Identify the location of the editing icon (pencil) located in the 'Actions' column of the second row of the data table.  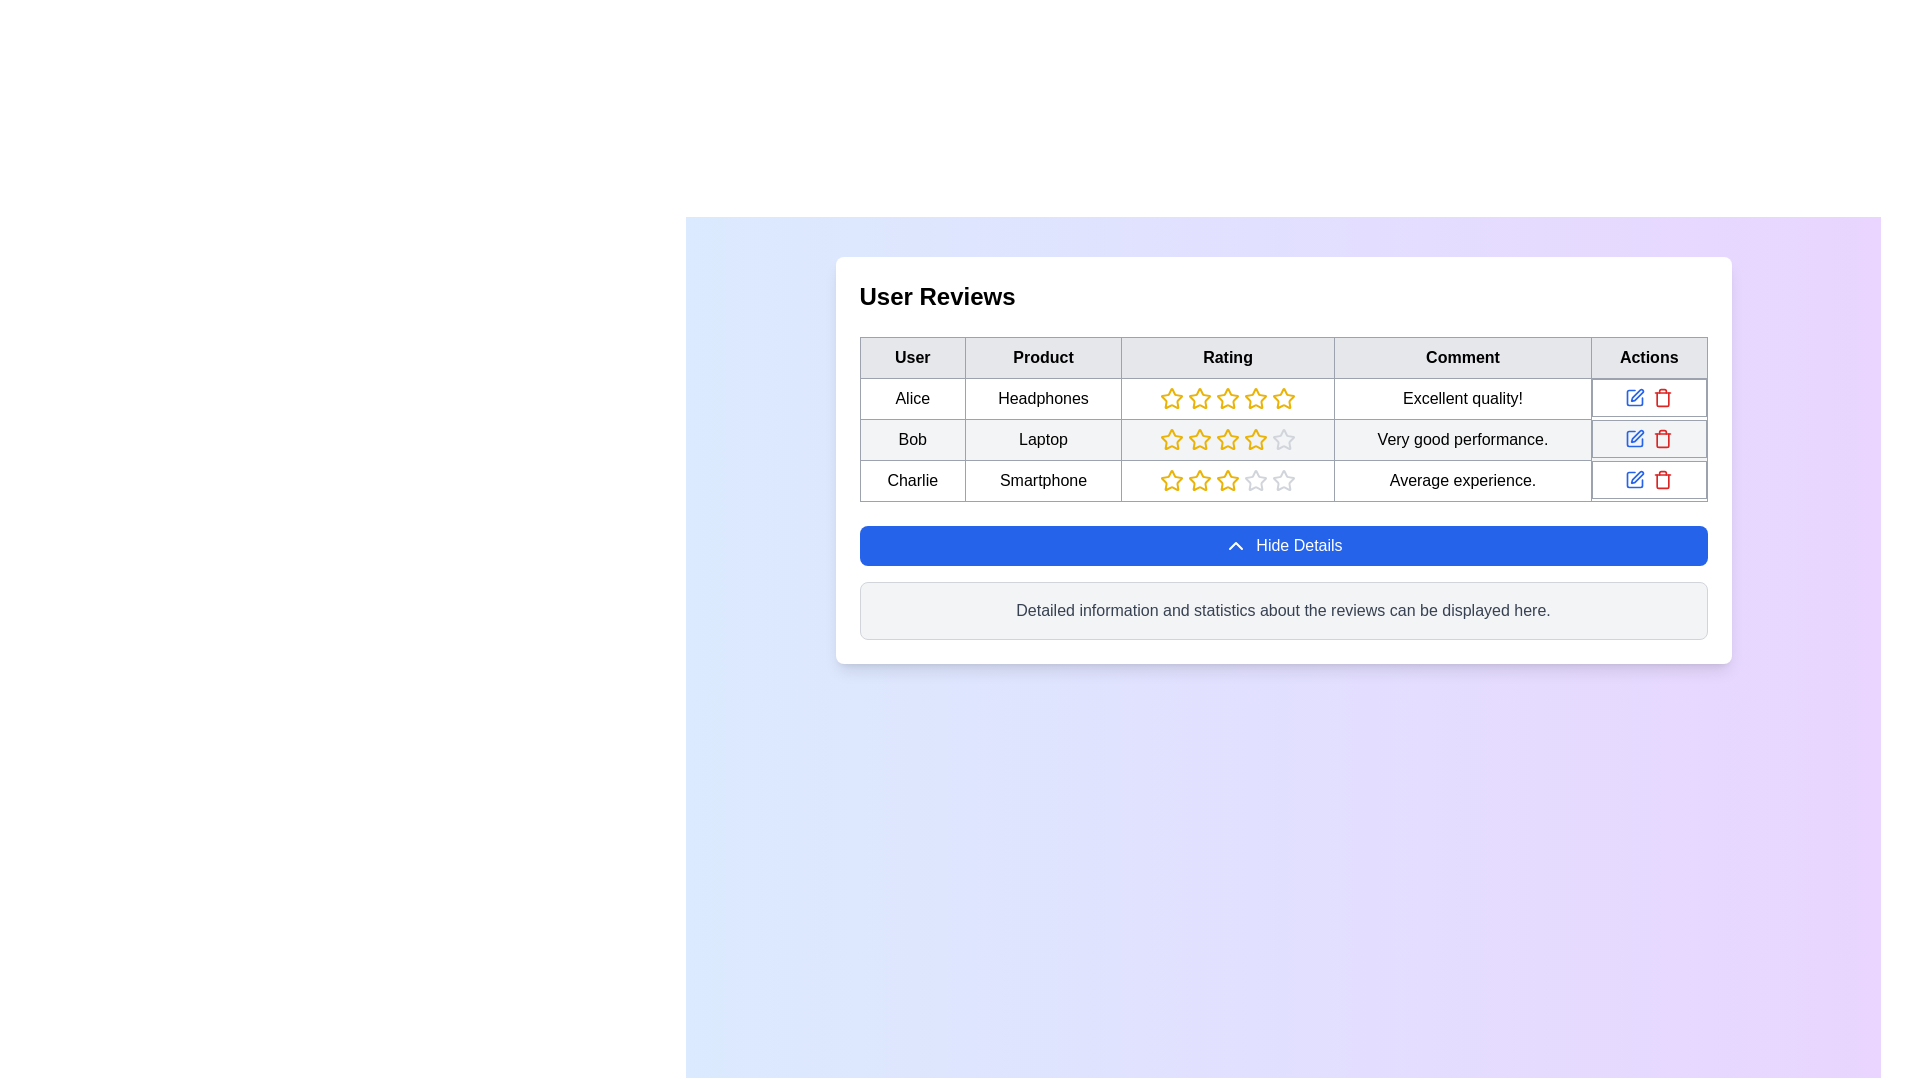
(1637, 395).